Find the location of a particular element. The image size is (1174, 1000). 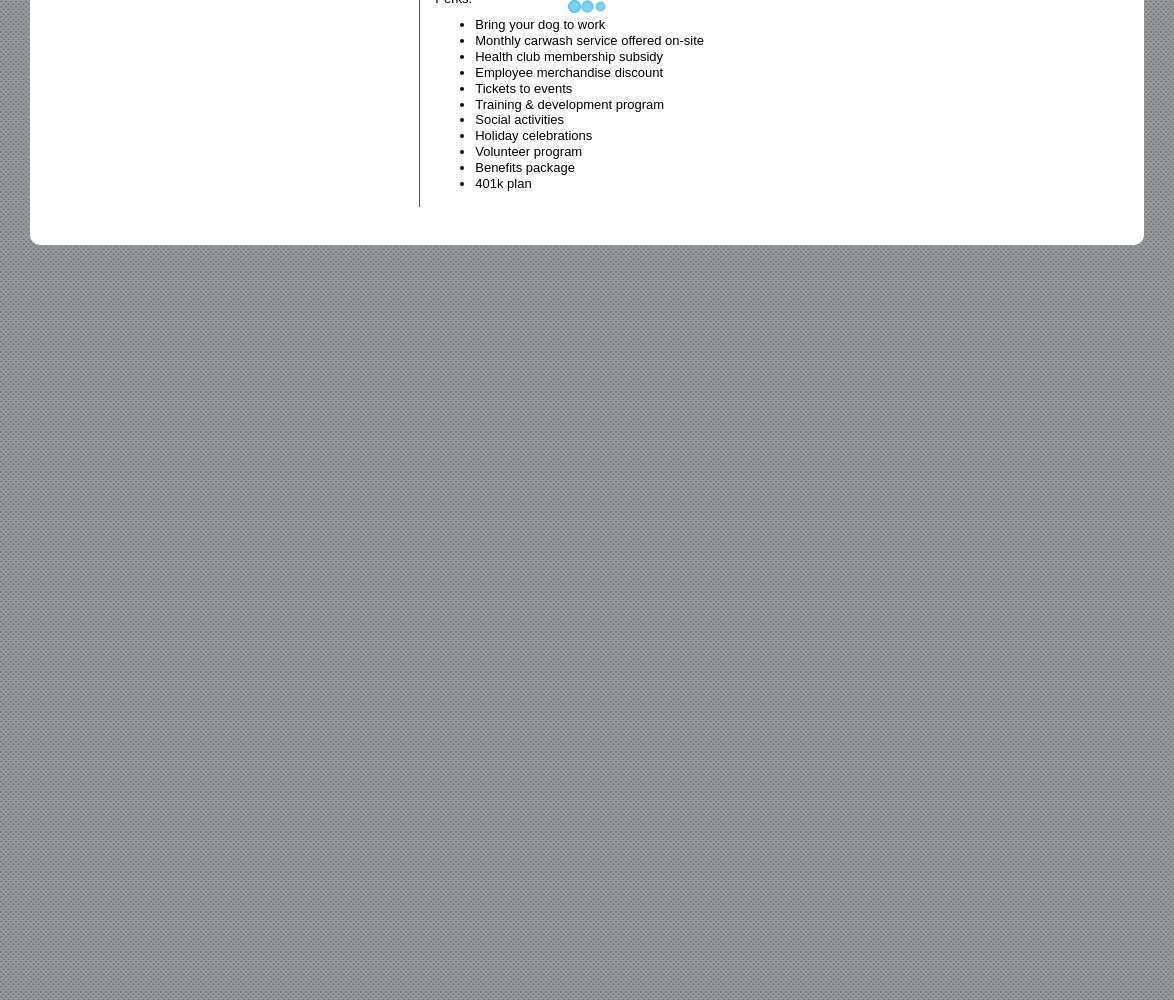

'Volunteer program' is located at coordinates (527, 151).